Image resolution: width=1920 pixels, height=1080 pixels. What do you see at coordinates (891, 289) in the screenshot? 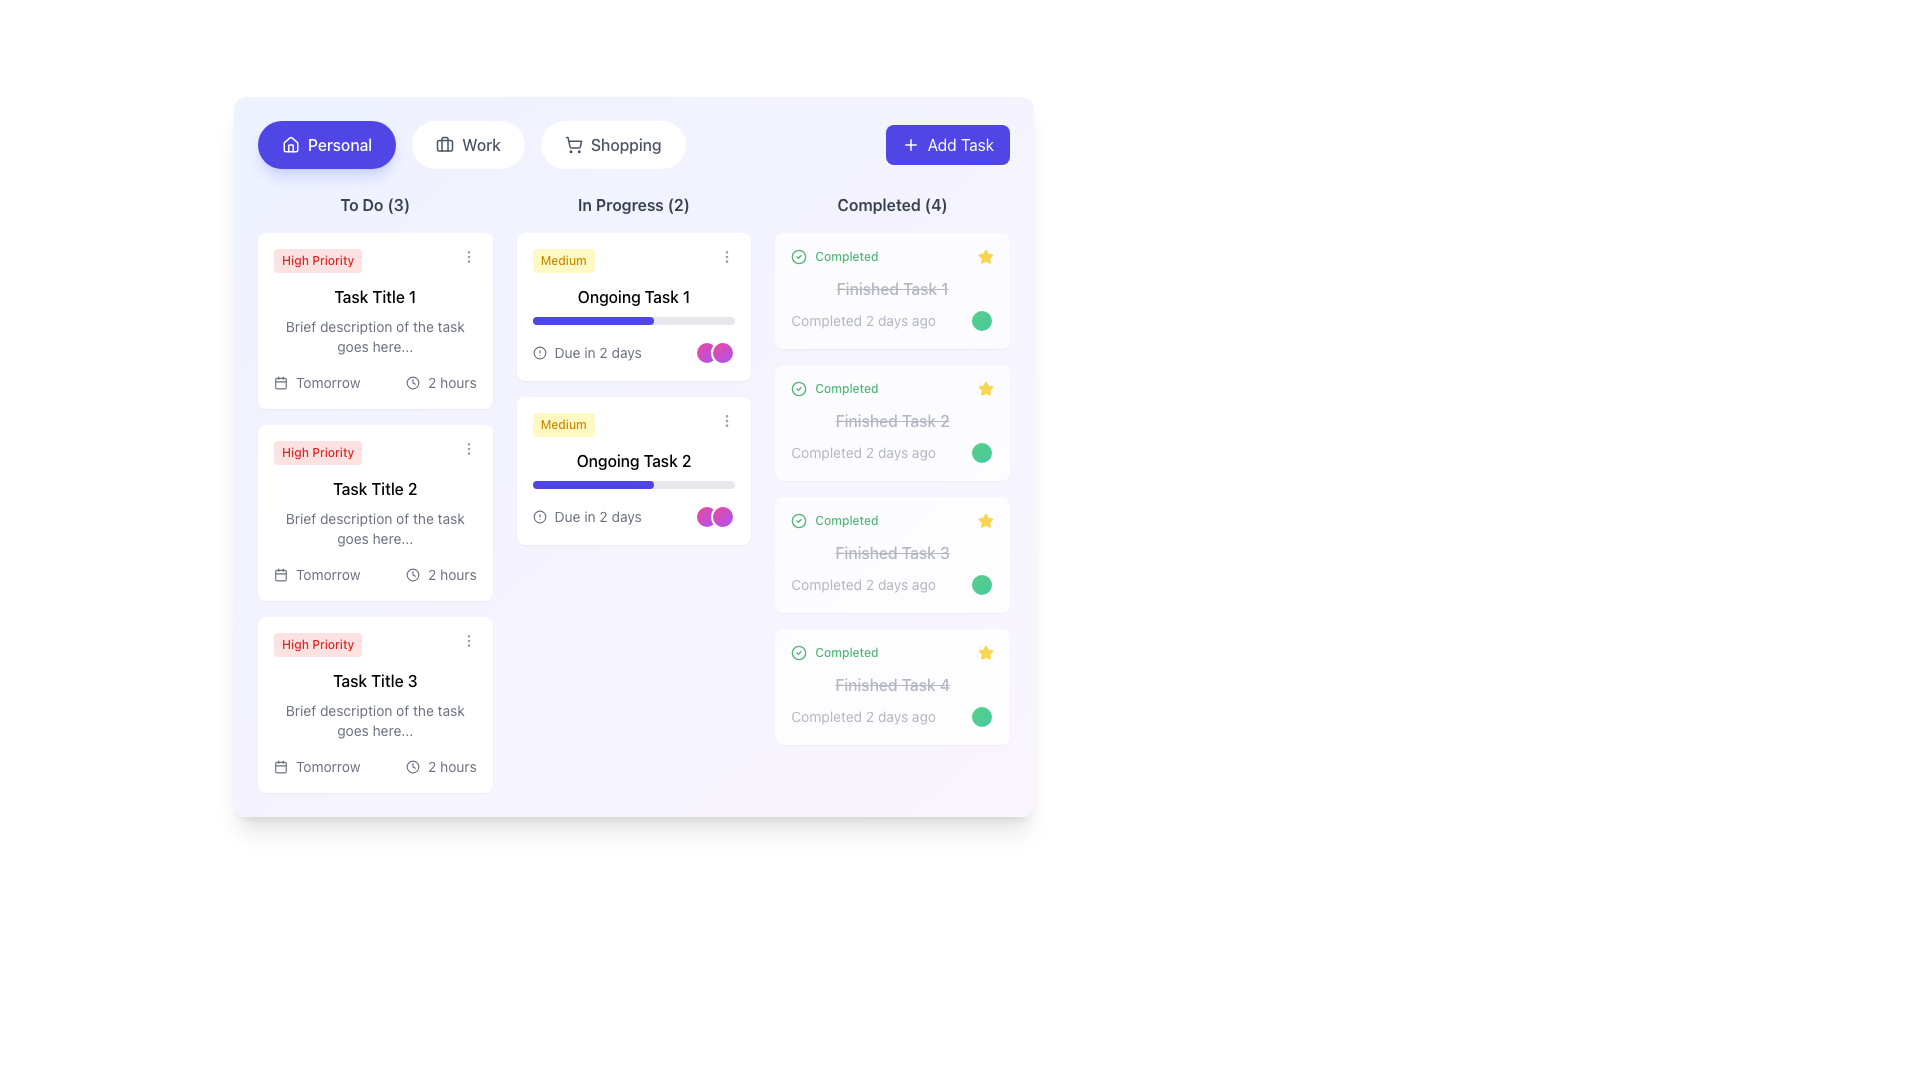
I see `the text label representing a completed task's title located in the rightmost column labeled 'Completed (4)', underneath the 'Completed' label` at bounding box center [891, 289].